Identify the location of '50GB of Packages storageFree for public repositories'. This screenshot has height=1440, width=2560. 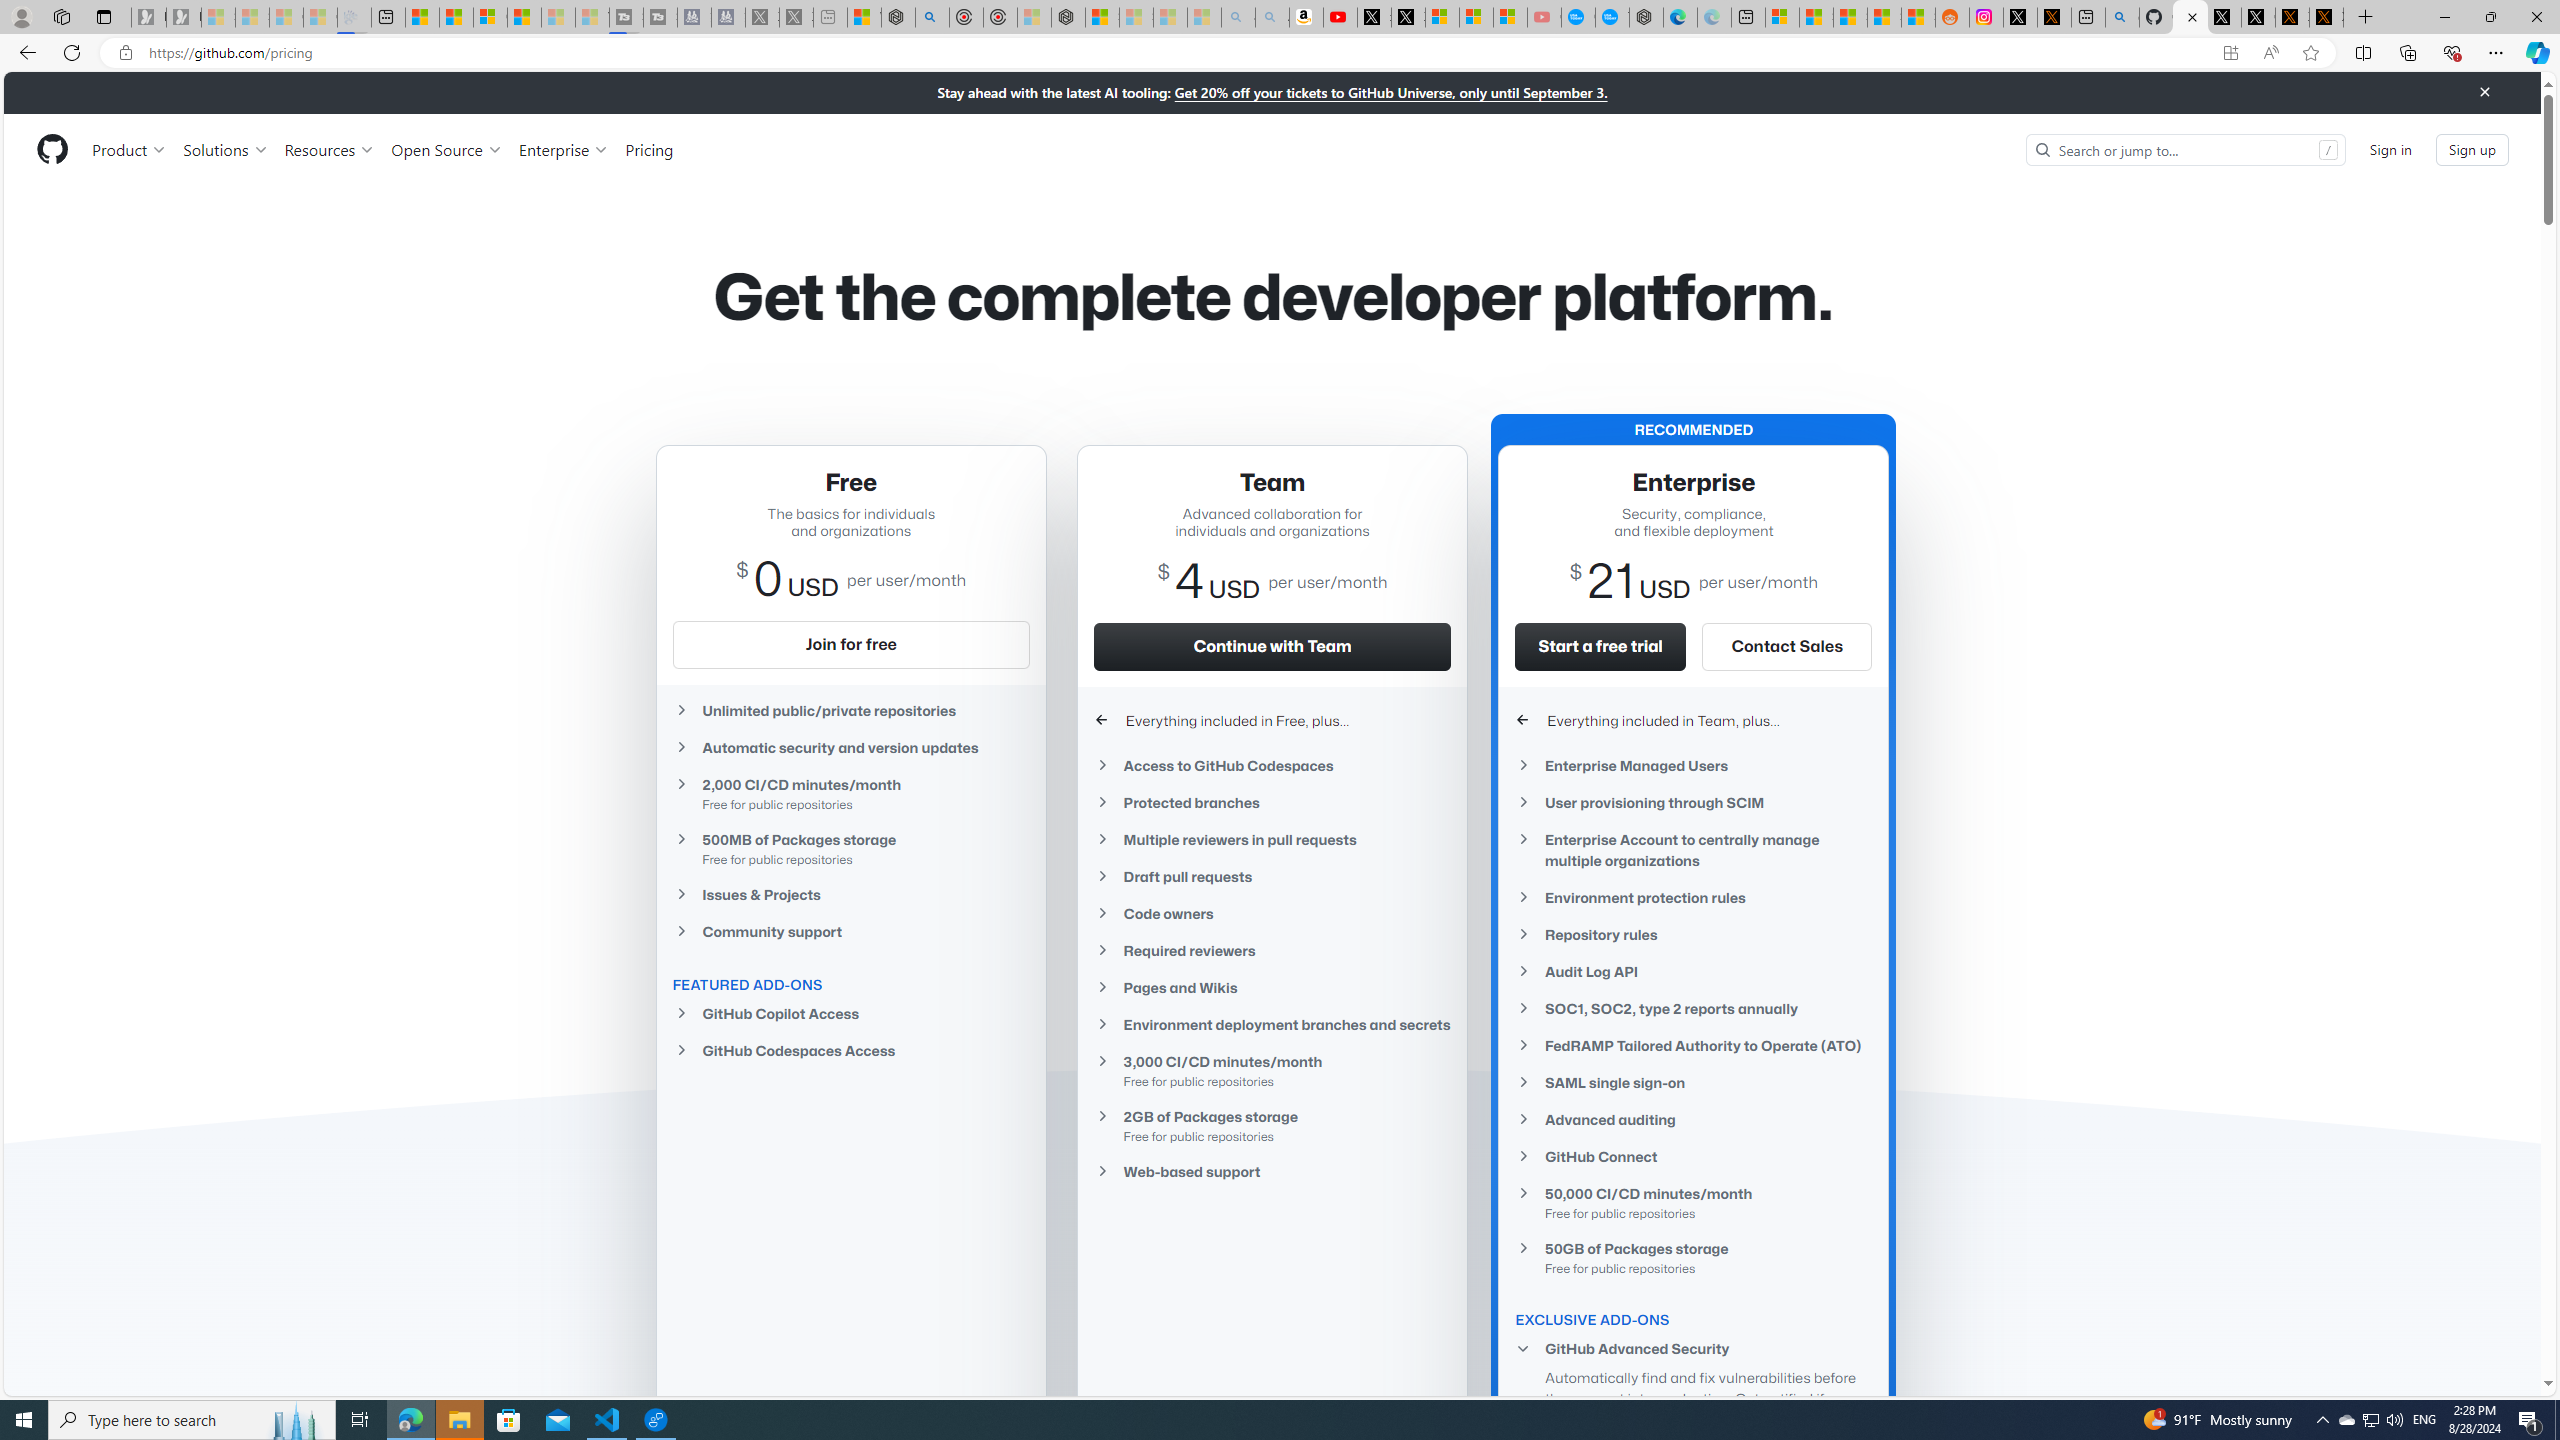
(1693, 1256).